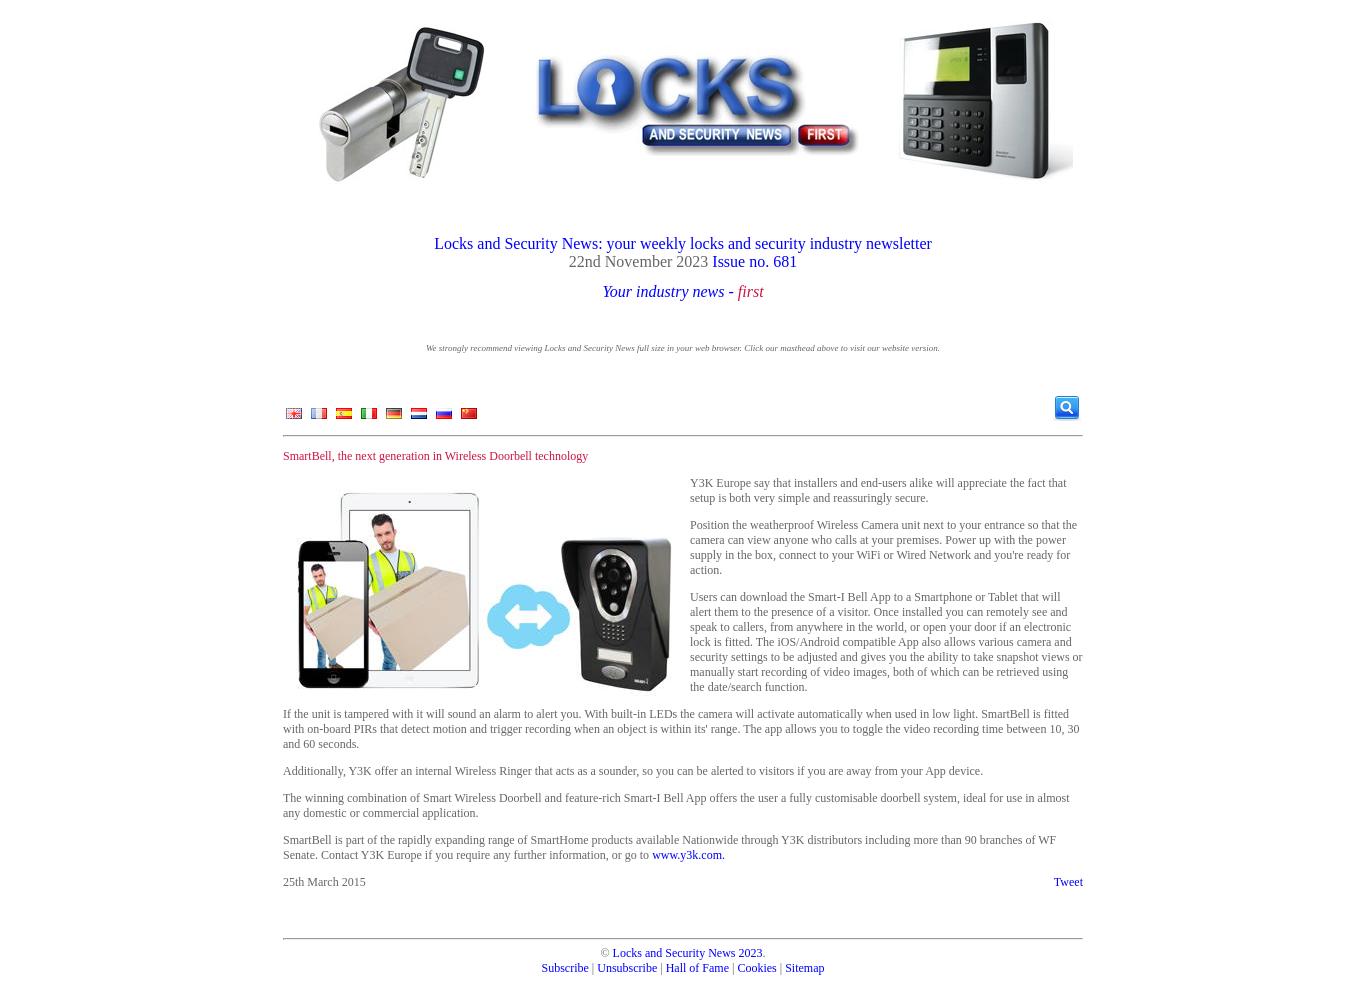 This screenshot has height=1000, width=1366. Describe the element at coordinates (749, 952) in the screenshot. I see `'2023'` at that location.